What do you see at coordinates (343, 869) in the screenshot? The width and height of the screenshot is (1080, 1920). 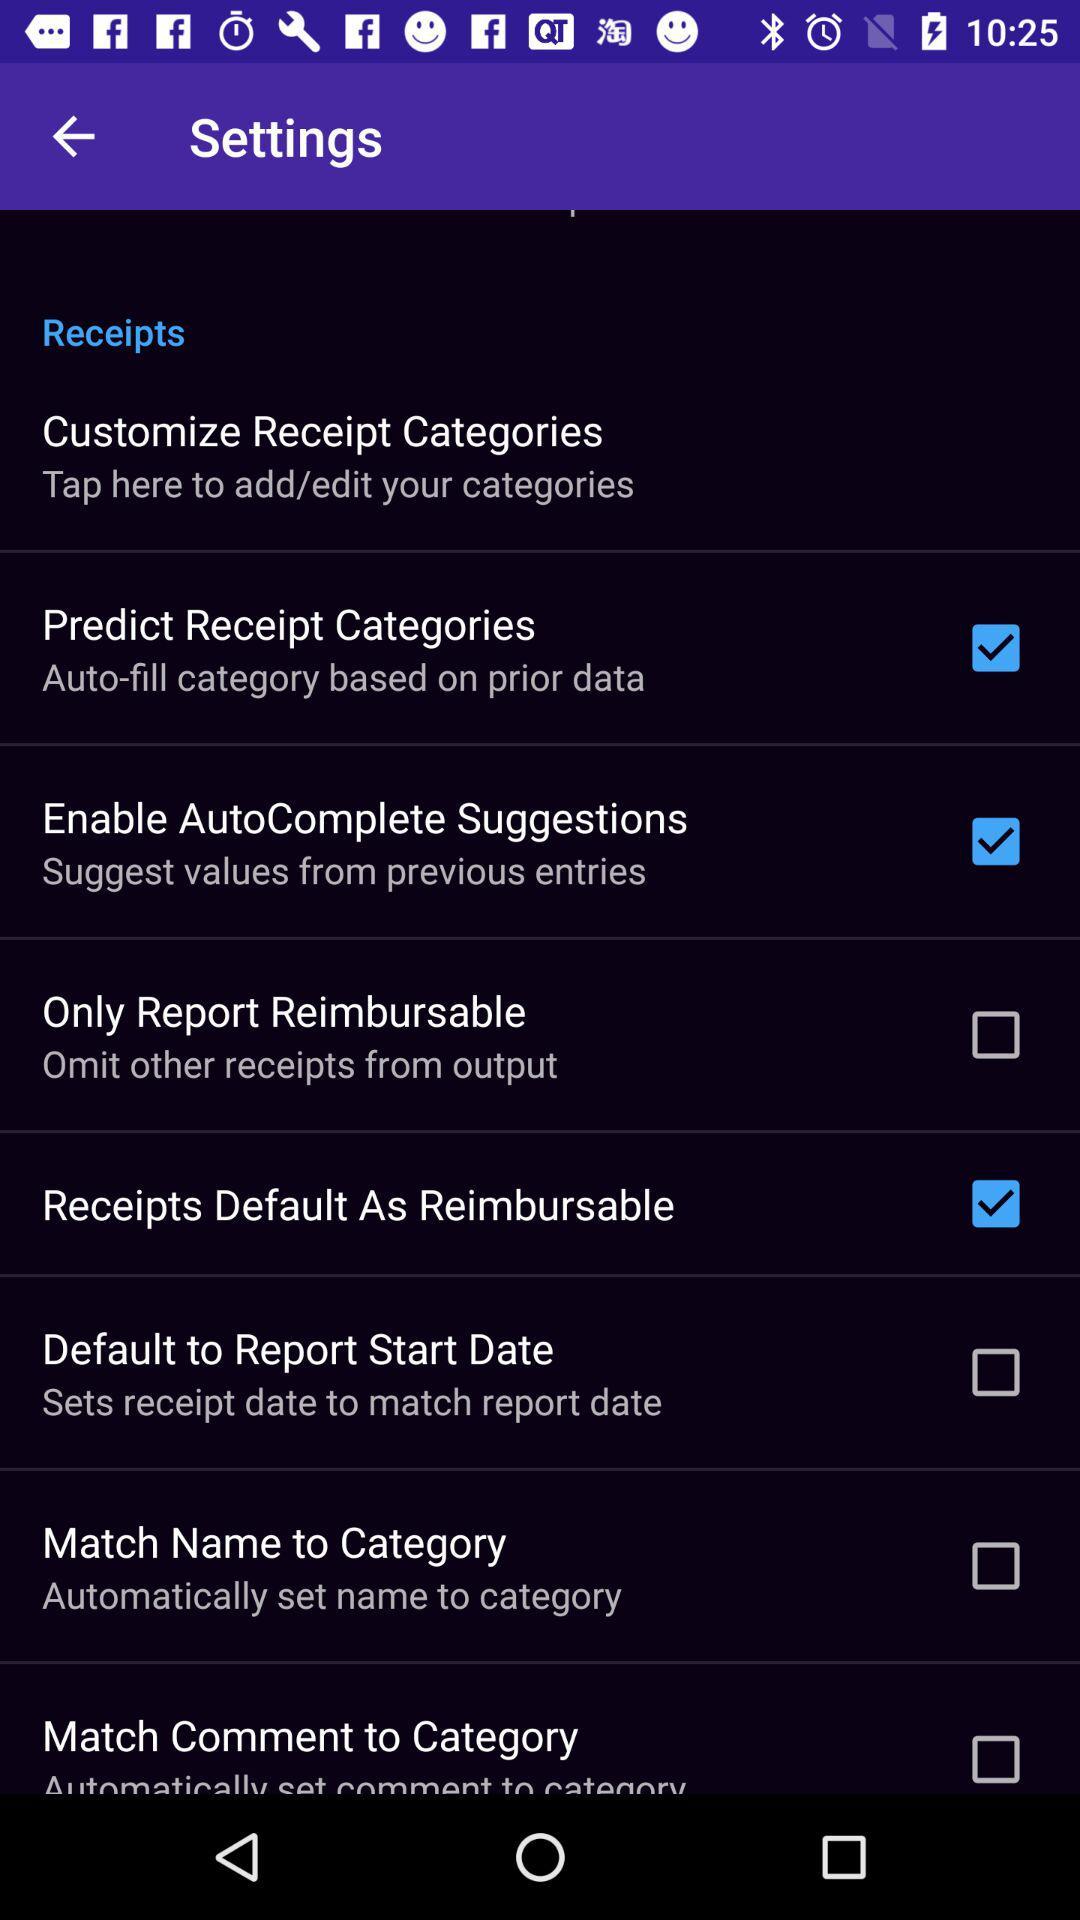 I see `the suggest values from` at bounding box center [343, 869].